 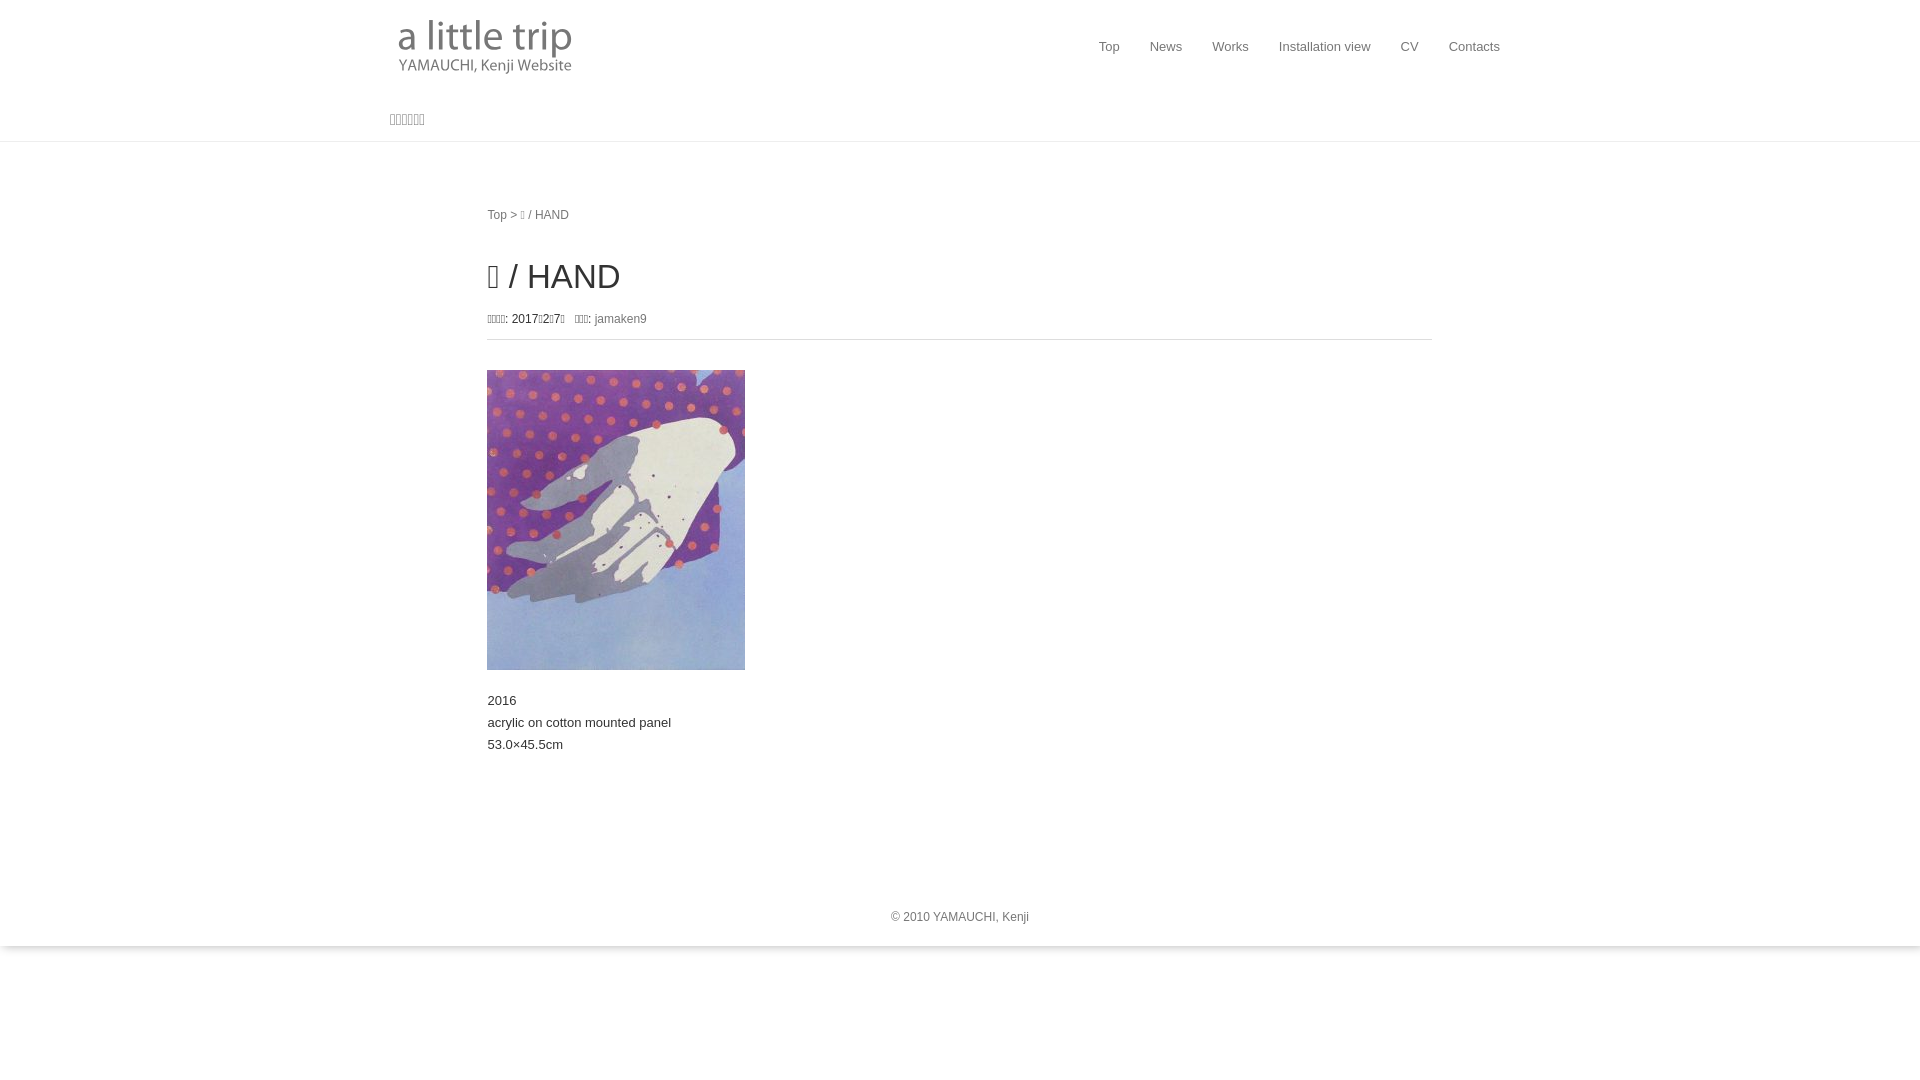 What do you see at coordinates (1409, 45) in the screenshot?
I see `'CV'` at bounding box center [1409, 45].